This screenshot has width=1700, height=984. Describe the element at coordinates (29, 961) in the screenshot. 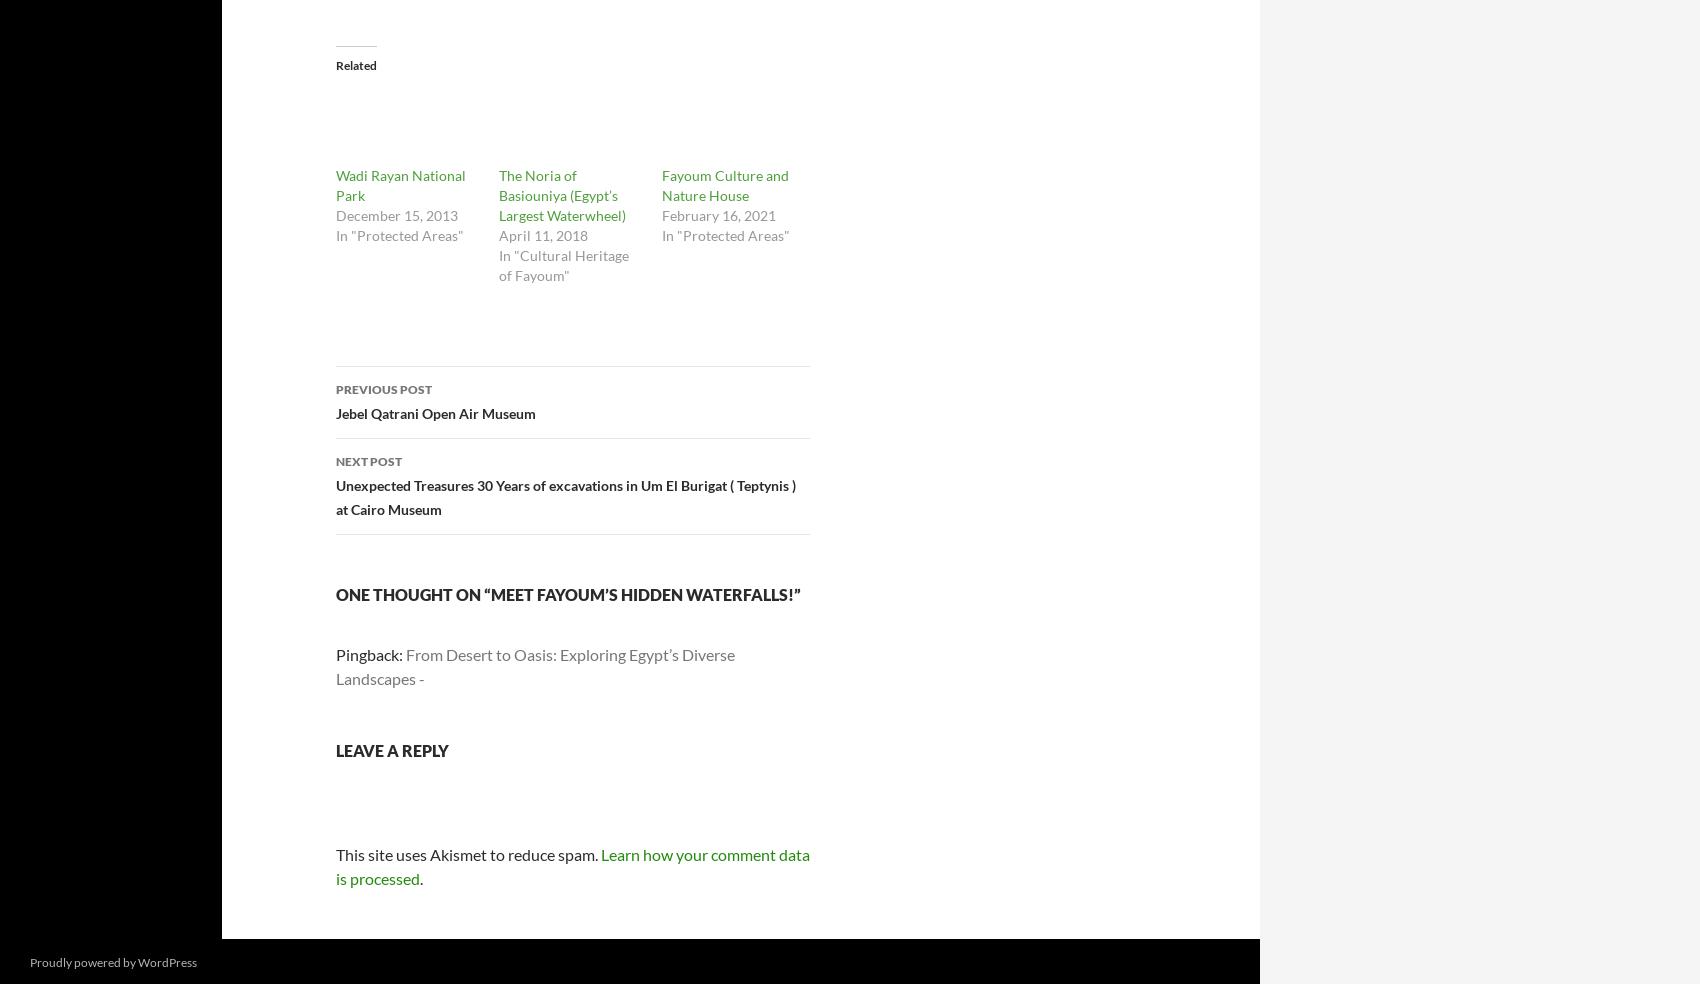

I see `'Proudly powered by WordPress'` at that location.